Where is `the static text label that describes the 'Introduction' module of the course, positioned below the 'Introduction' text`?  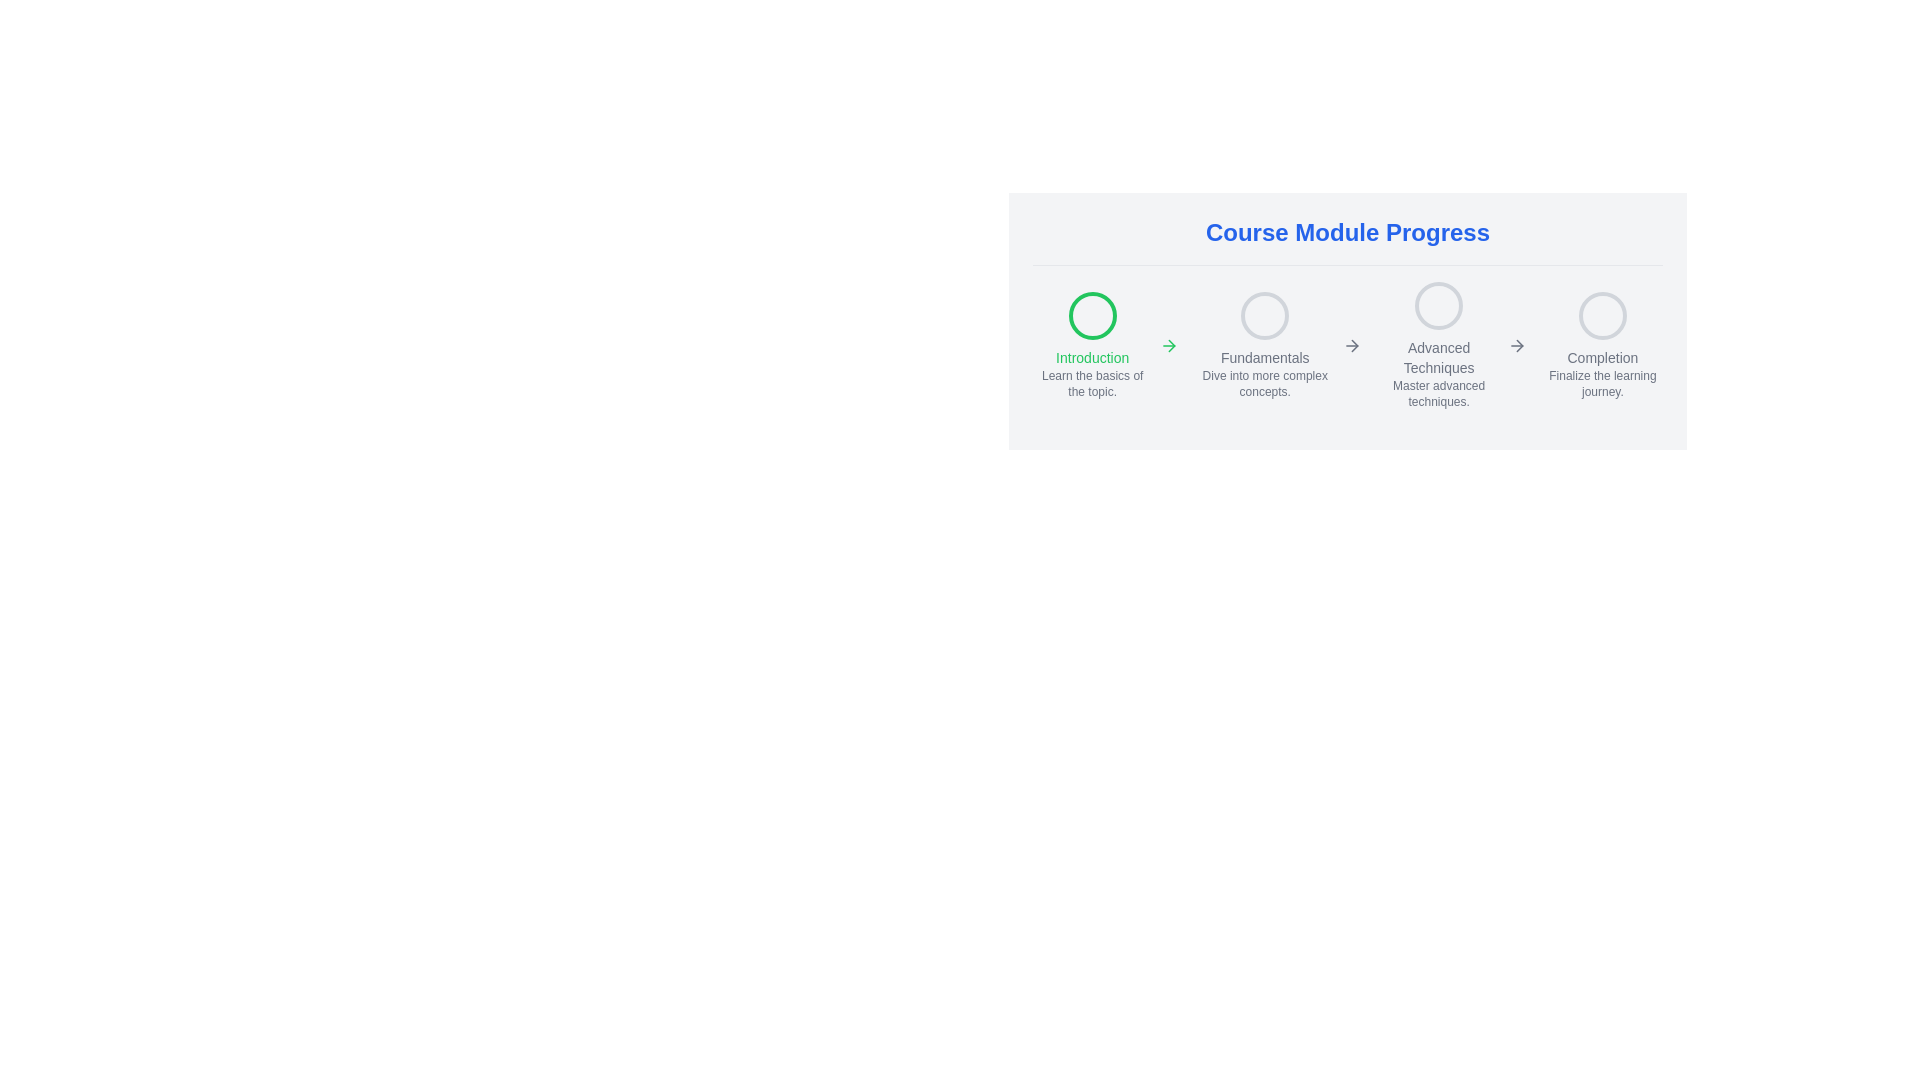
the static text label that describes the 'Introduction' module of the course, positioned below the 'Introduction' text is located at coordinates (1091, 384).